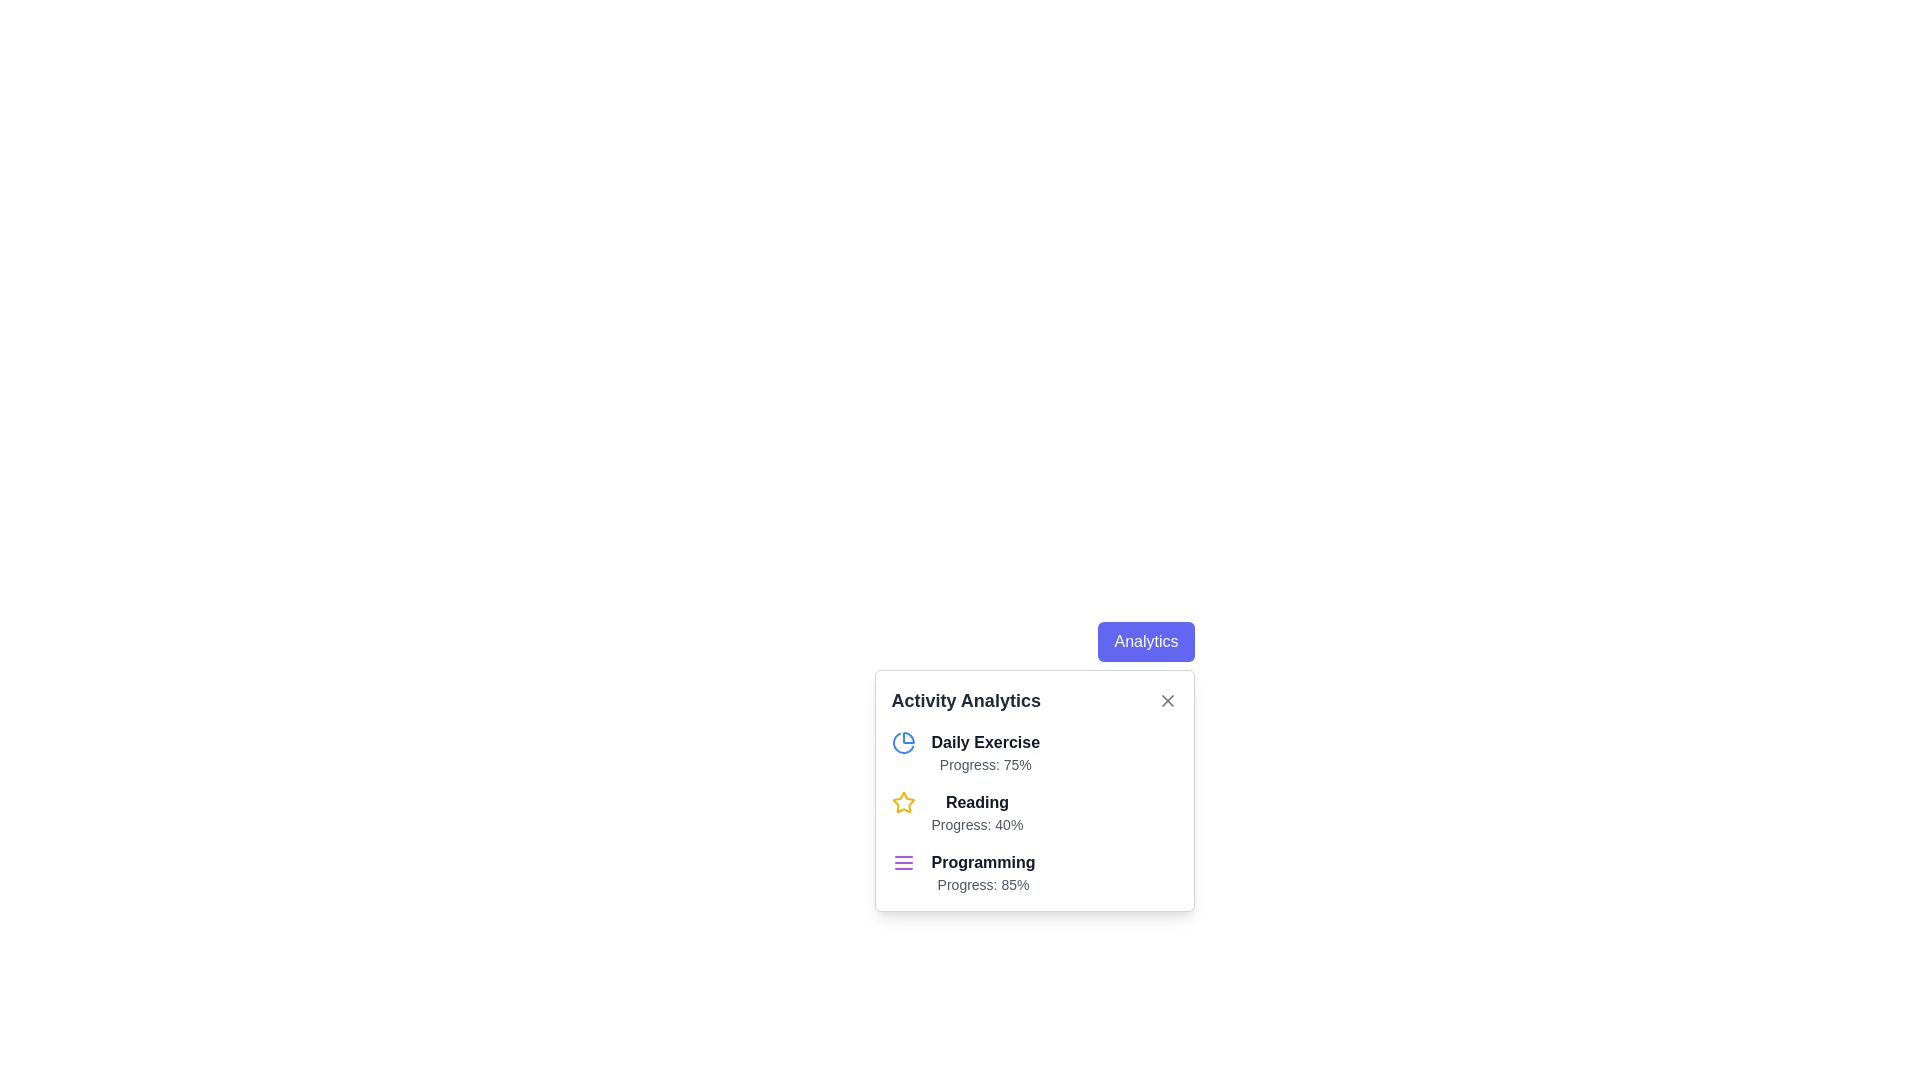 This screenshot has width=1920, height=1080. I want to click on the pie chart-style icon with blue coloration, located to the left of the 'Daily Exercise' label in the 'Activity Analytics' card interface, so click(902, 743).